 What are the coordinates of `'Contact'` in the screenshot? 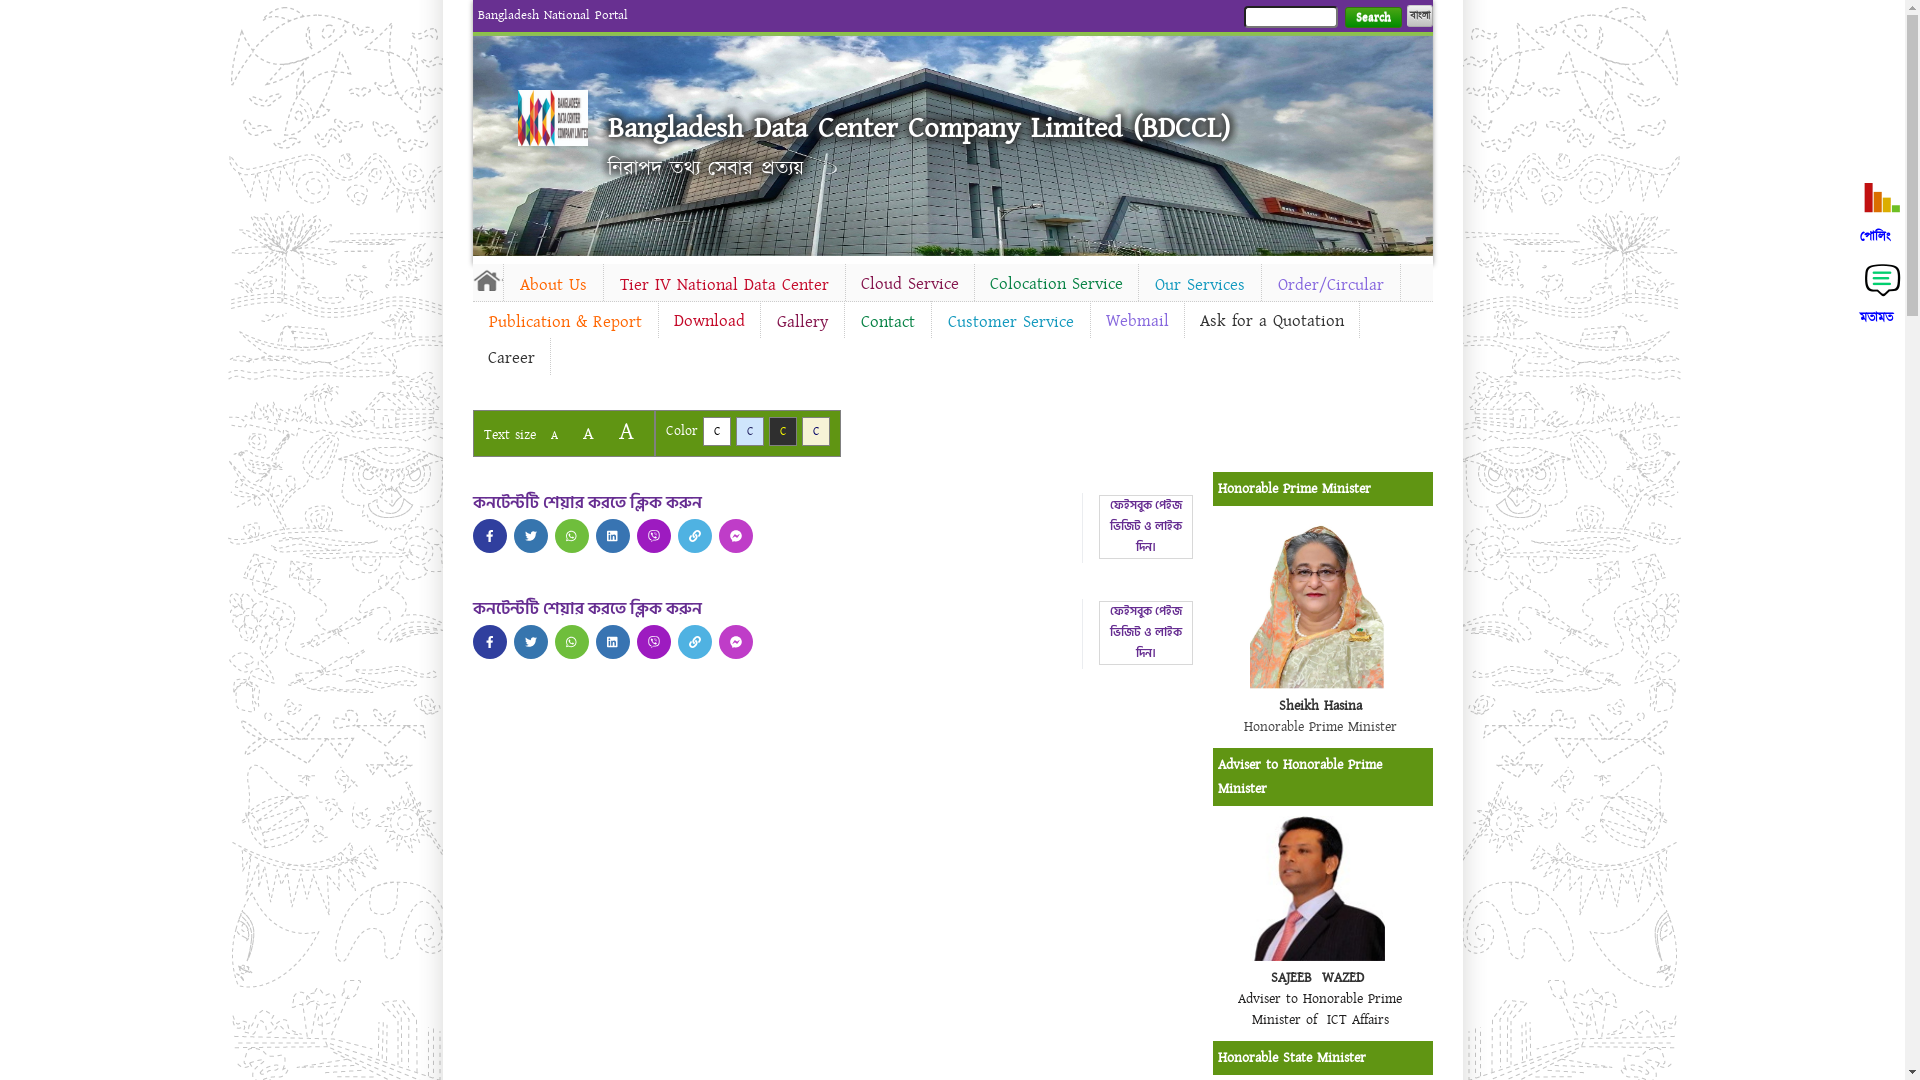 It's located at (886, 320).